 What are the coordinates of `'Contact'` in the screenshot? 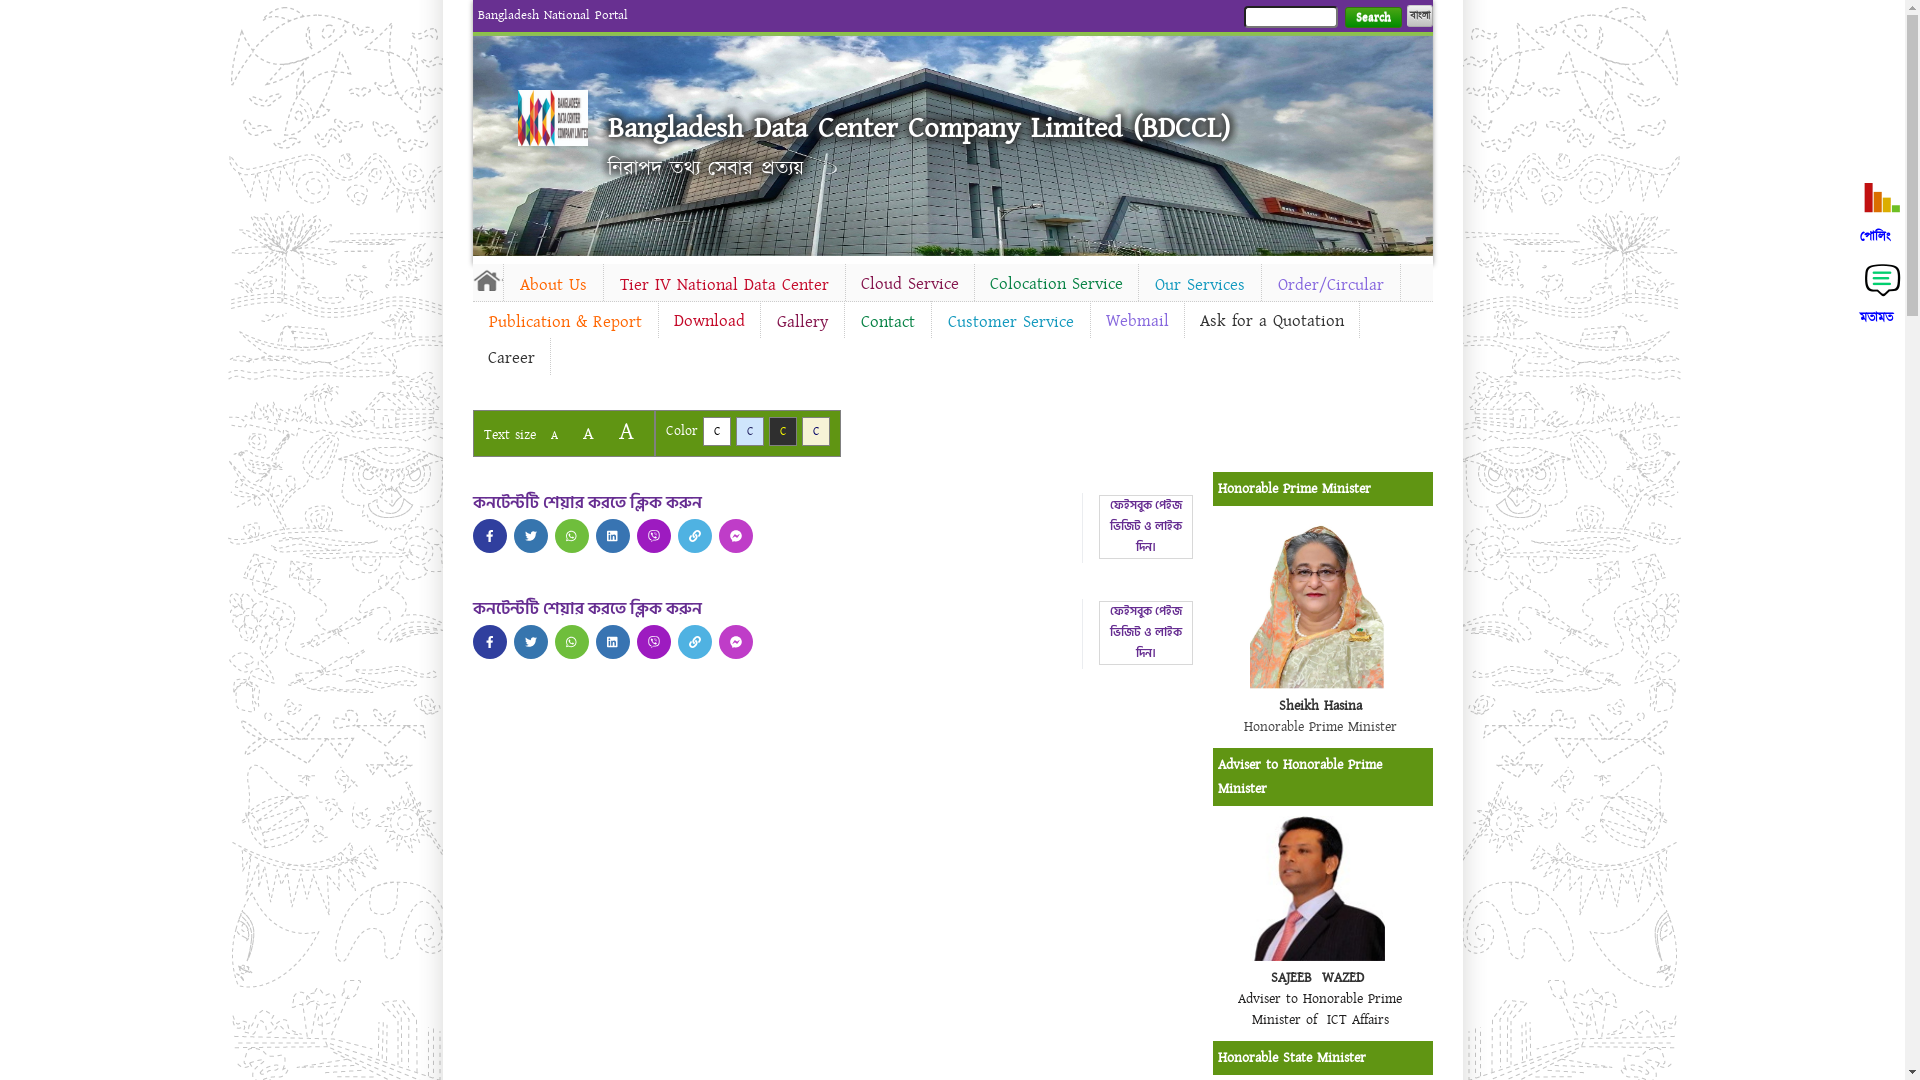 It's located at (886, 320).